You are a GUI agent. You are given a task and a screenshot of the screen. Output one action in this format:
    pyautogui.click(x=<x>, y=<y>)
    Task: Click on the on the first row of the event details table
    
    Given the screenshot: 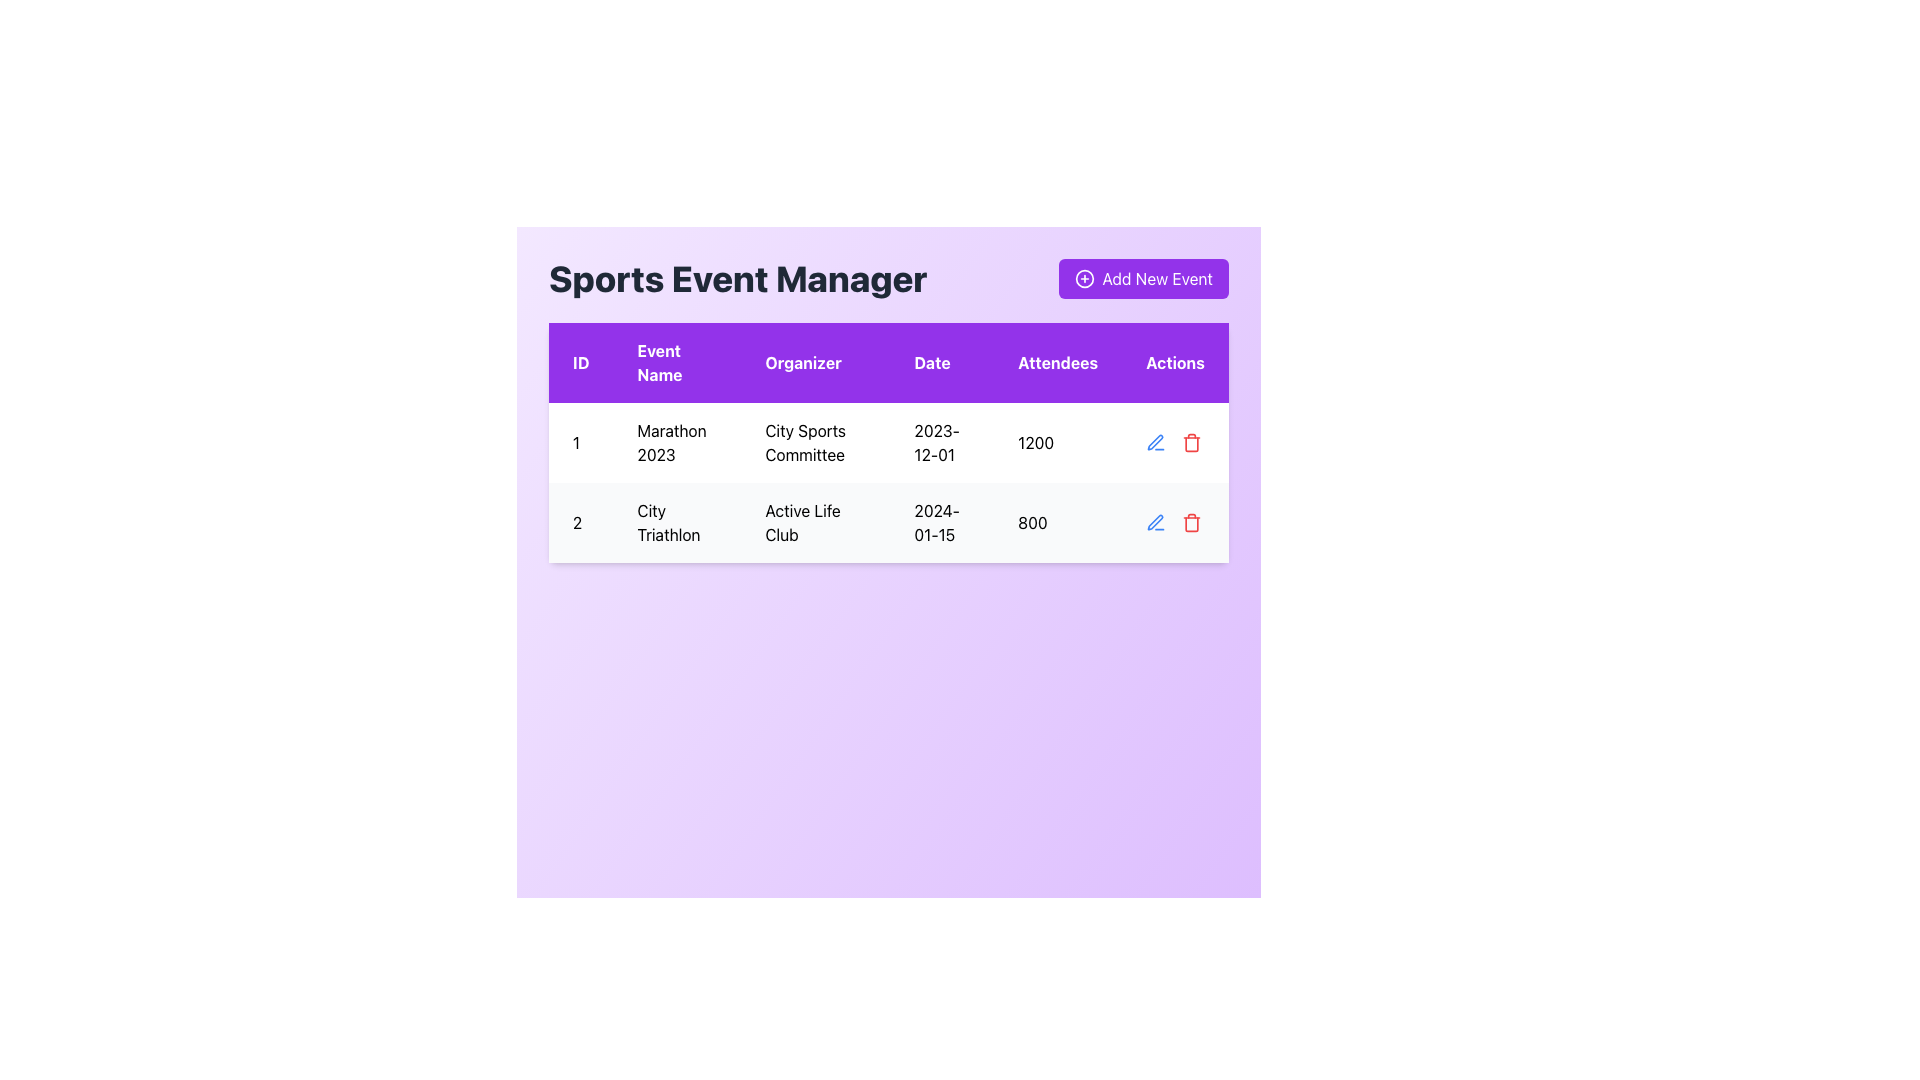 What is the action you would take?
    pyautogui.click(x=887, y=442)
    